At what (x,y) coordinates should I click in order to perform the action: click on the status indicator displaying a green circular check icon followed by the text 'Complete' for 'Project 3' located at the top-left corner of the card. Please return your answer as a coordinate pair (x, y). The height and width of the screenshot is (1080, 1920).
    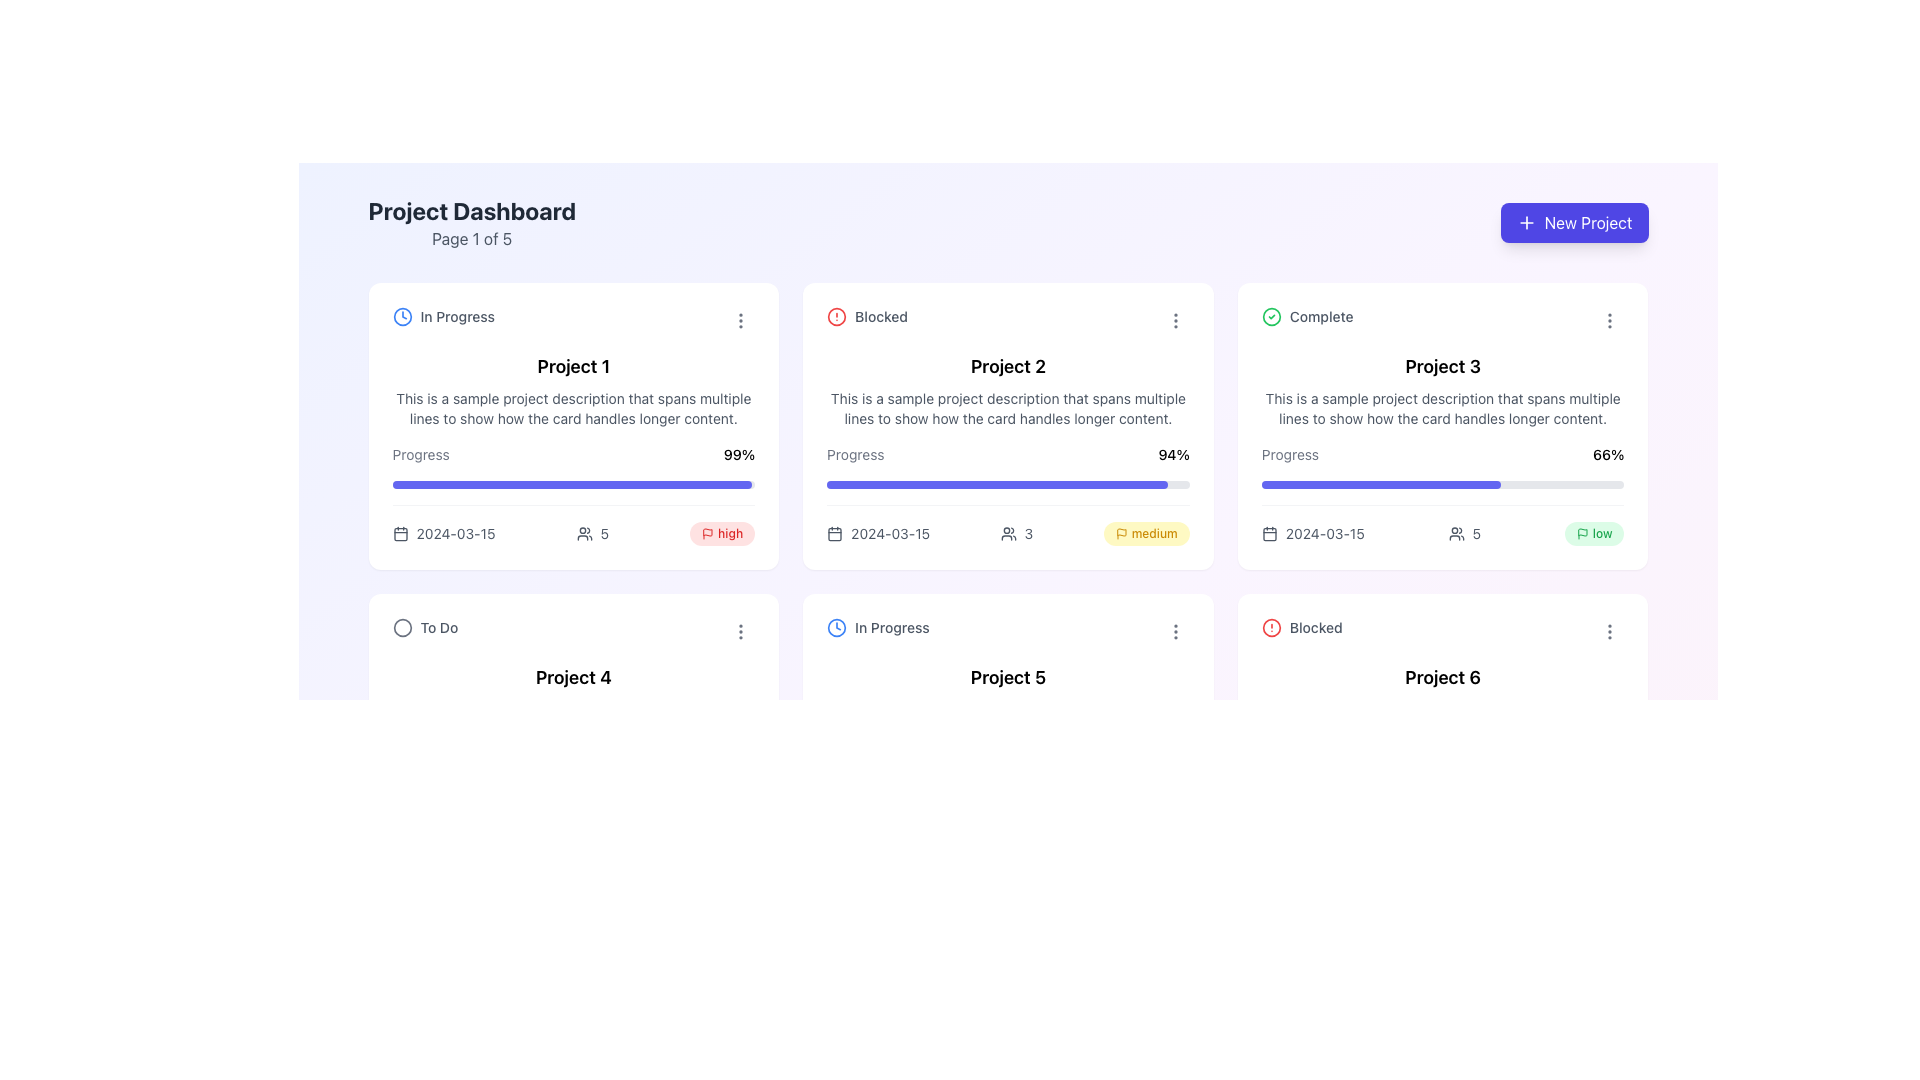
    Looking at the image, I should click on (1307, 315).